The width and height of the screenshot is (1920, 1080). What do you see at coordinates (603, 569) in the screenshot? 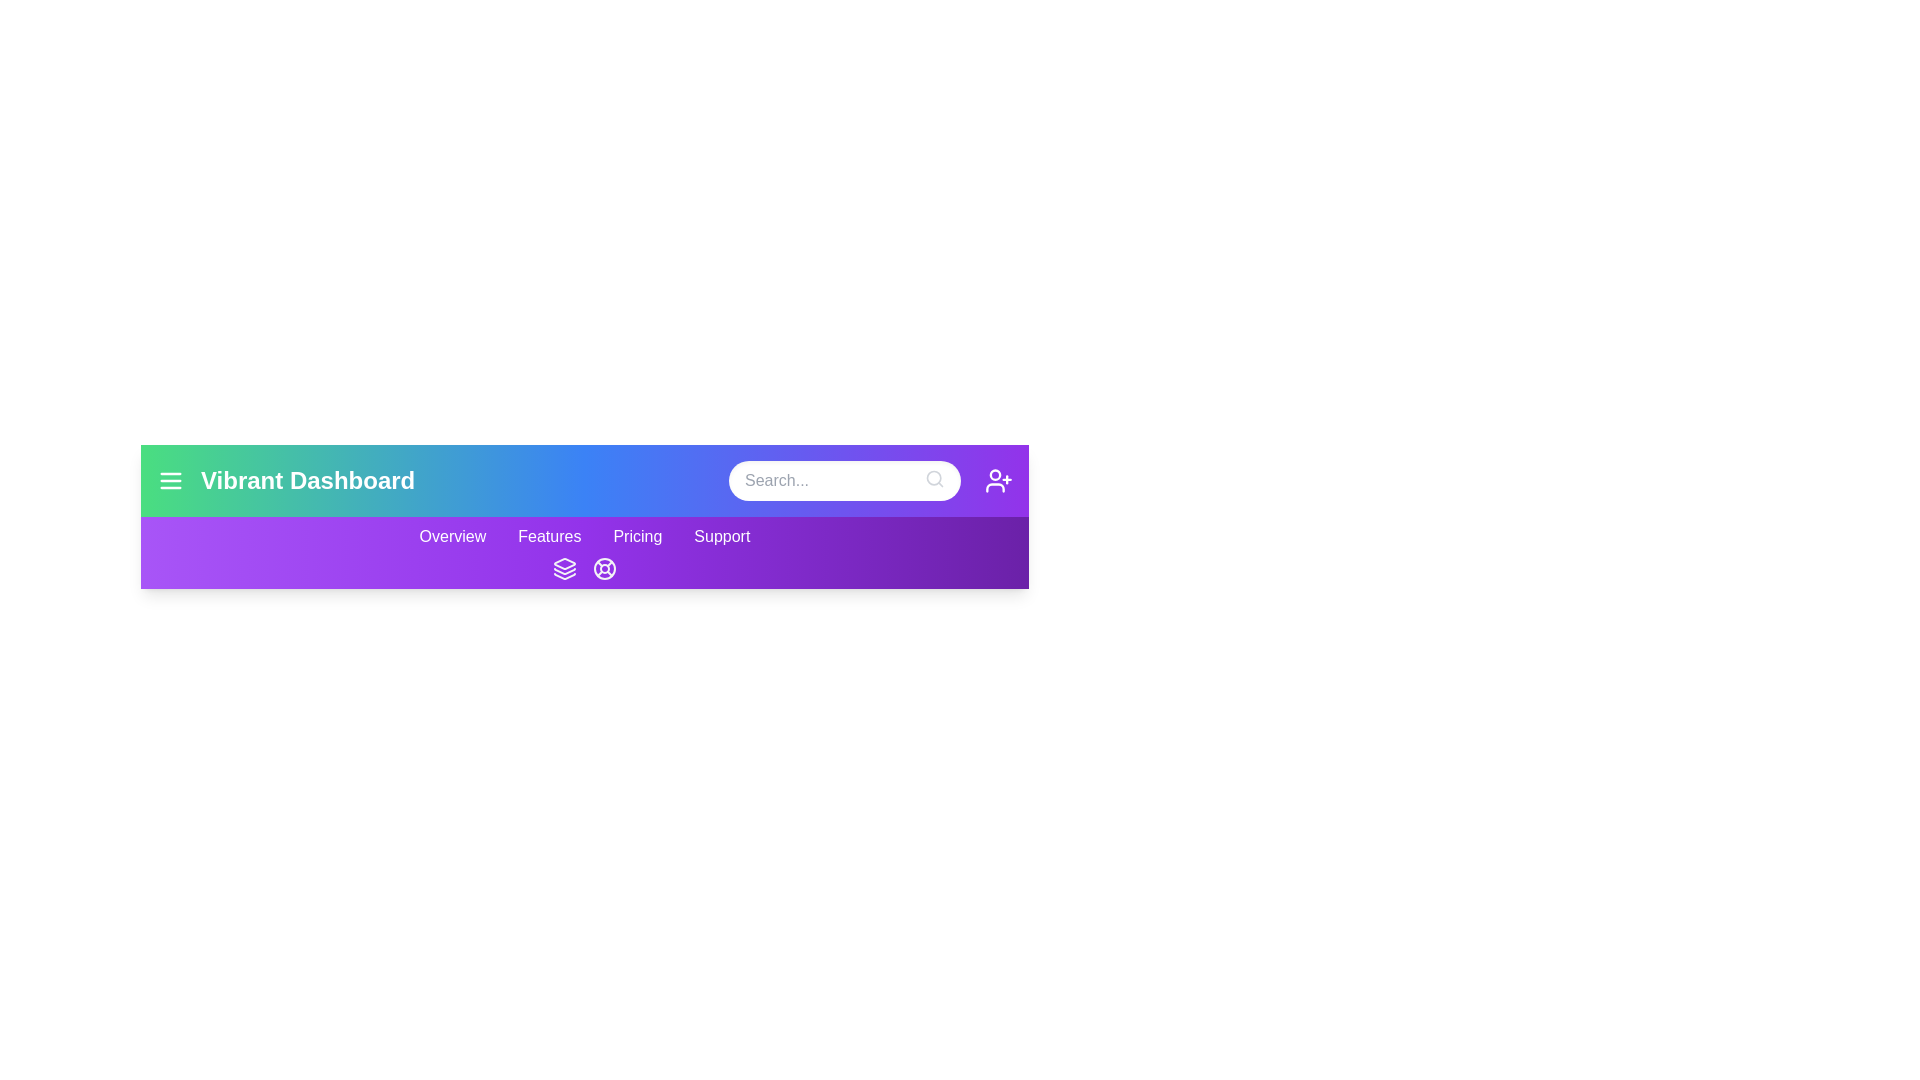
I see `the life buoy icon` at bounding box center [603, 569].